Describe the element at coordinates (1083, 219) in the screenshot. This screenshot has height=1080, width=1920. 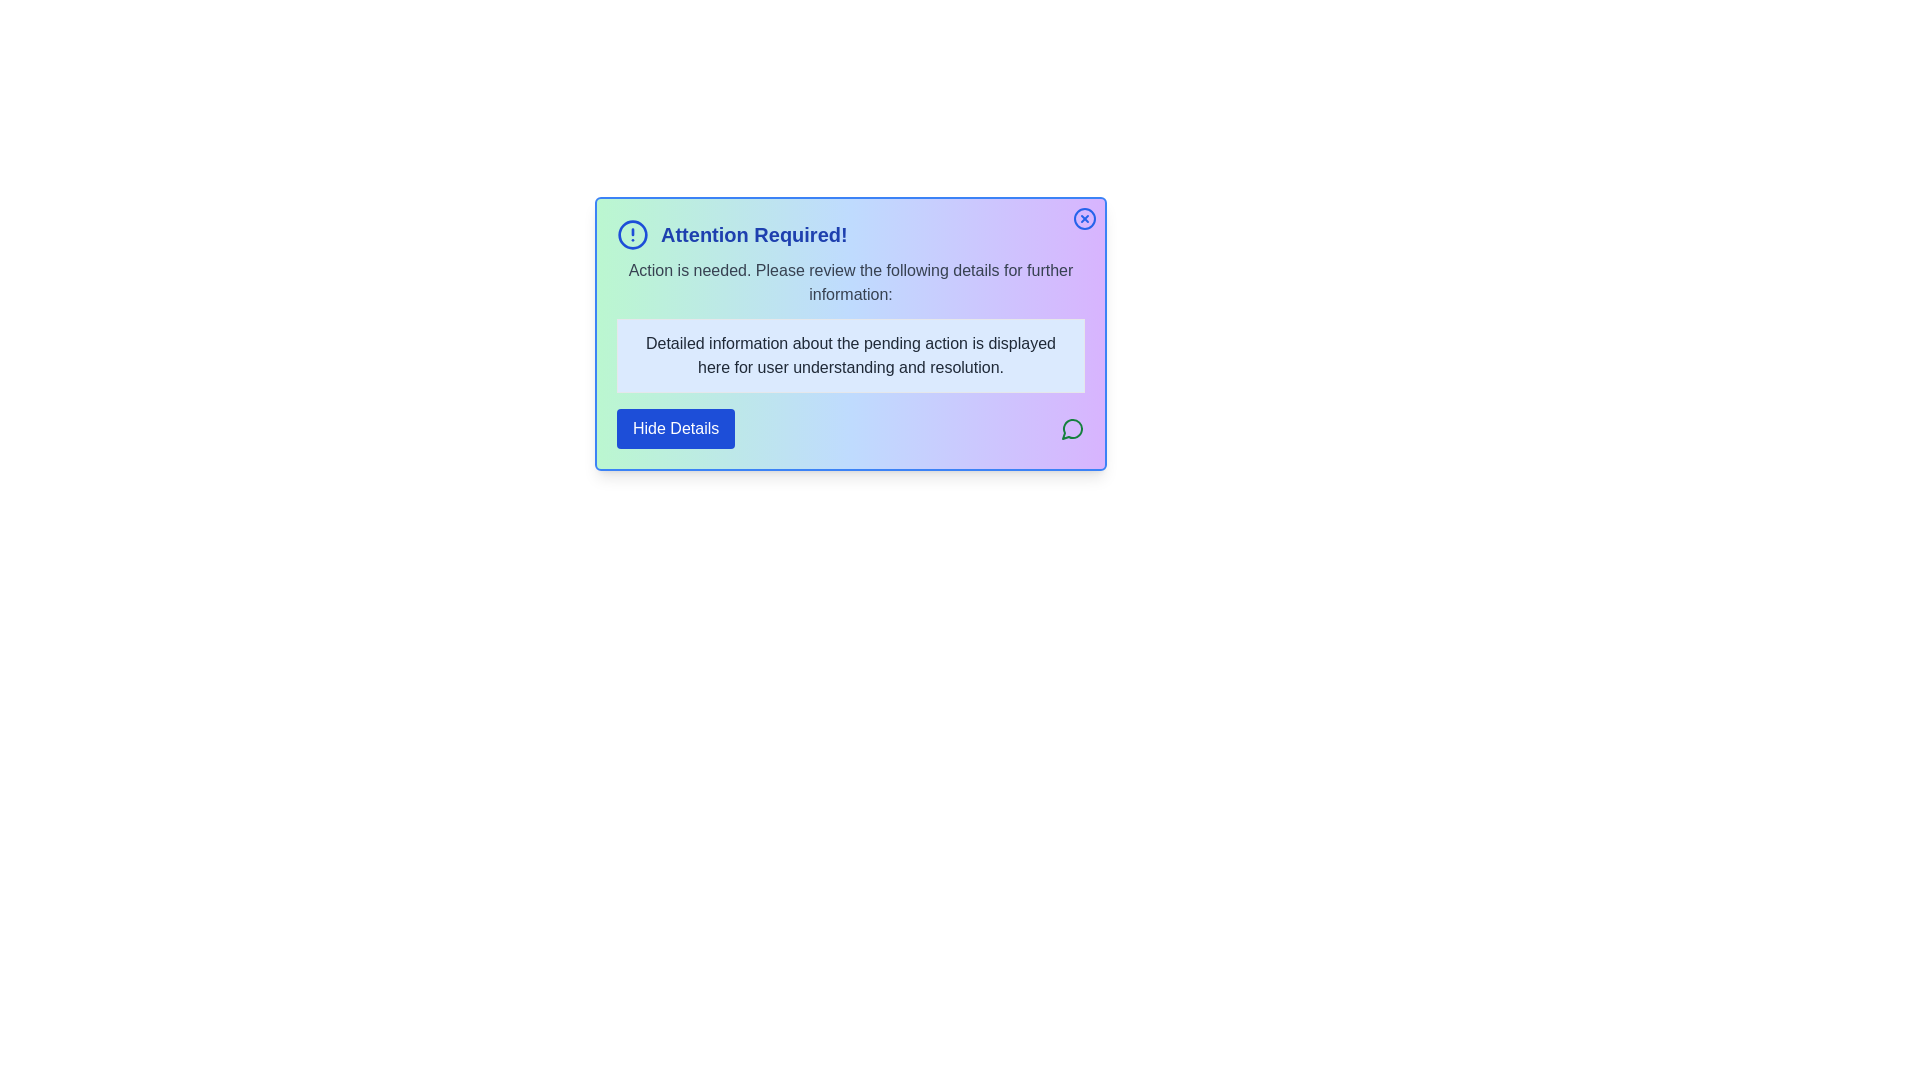
I see `the close button of the alert to close it` at that location.